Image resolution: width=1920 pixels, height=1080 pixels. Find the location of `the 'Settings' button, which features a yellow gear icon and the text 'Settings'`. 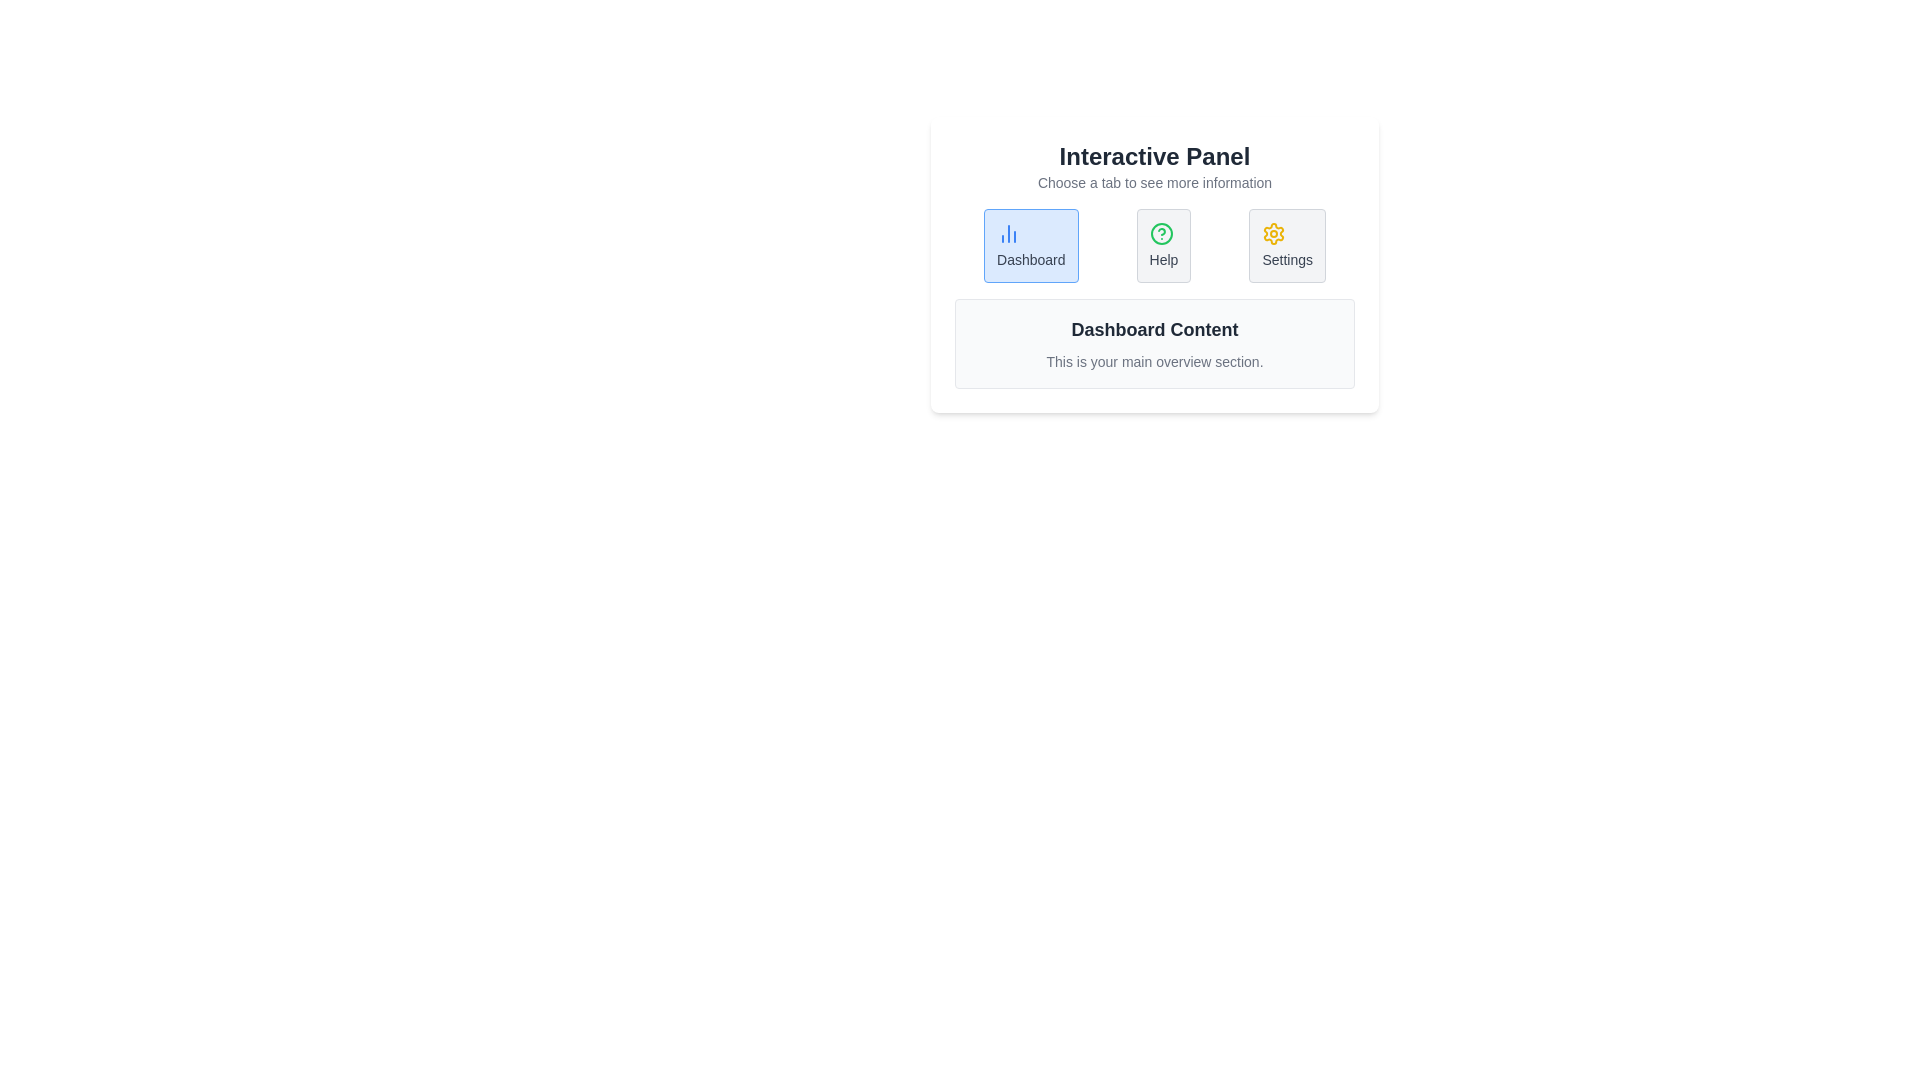

the 'Settings' button, which features a yellow gear icon and the text 'Settings' is located at coordinates (1287, 245).